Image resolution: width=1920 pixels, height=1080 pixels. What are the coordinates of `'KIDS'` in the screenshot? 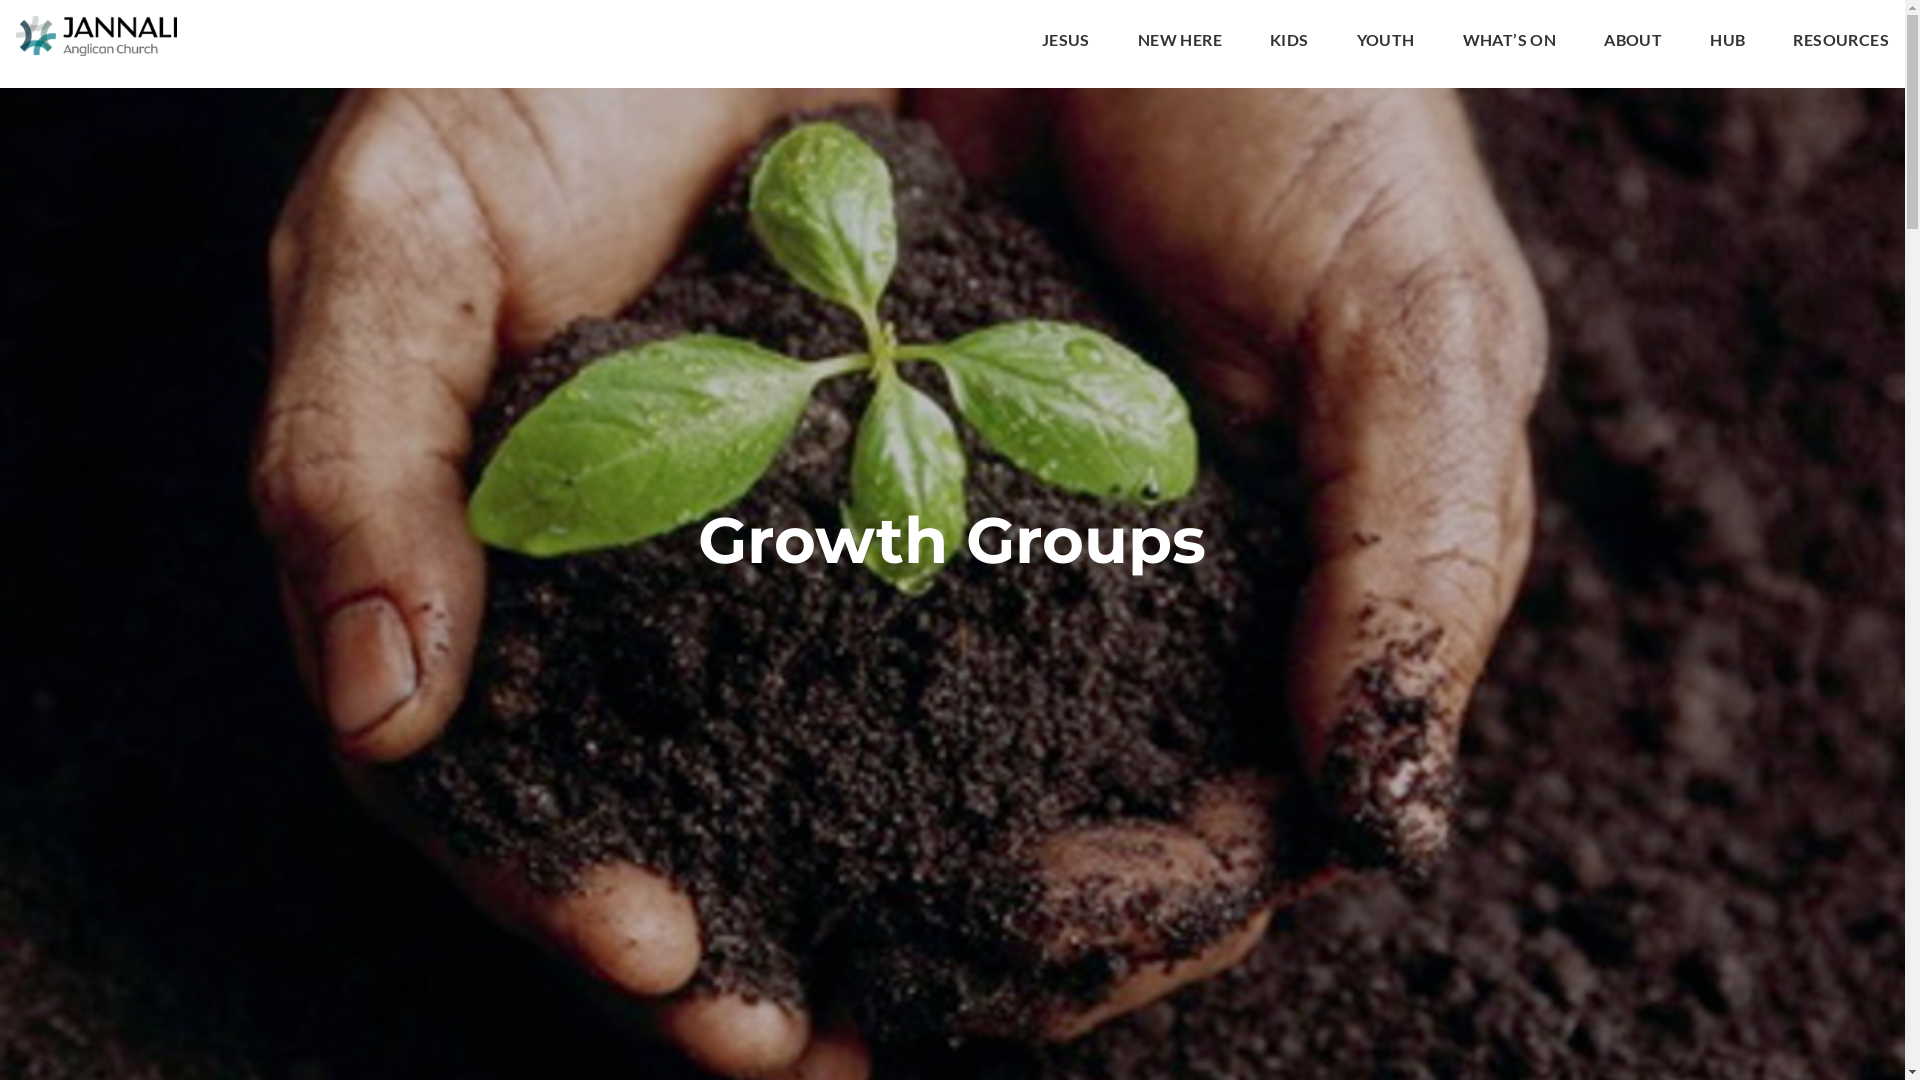 It's located at (1289, 43).